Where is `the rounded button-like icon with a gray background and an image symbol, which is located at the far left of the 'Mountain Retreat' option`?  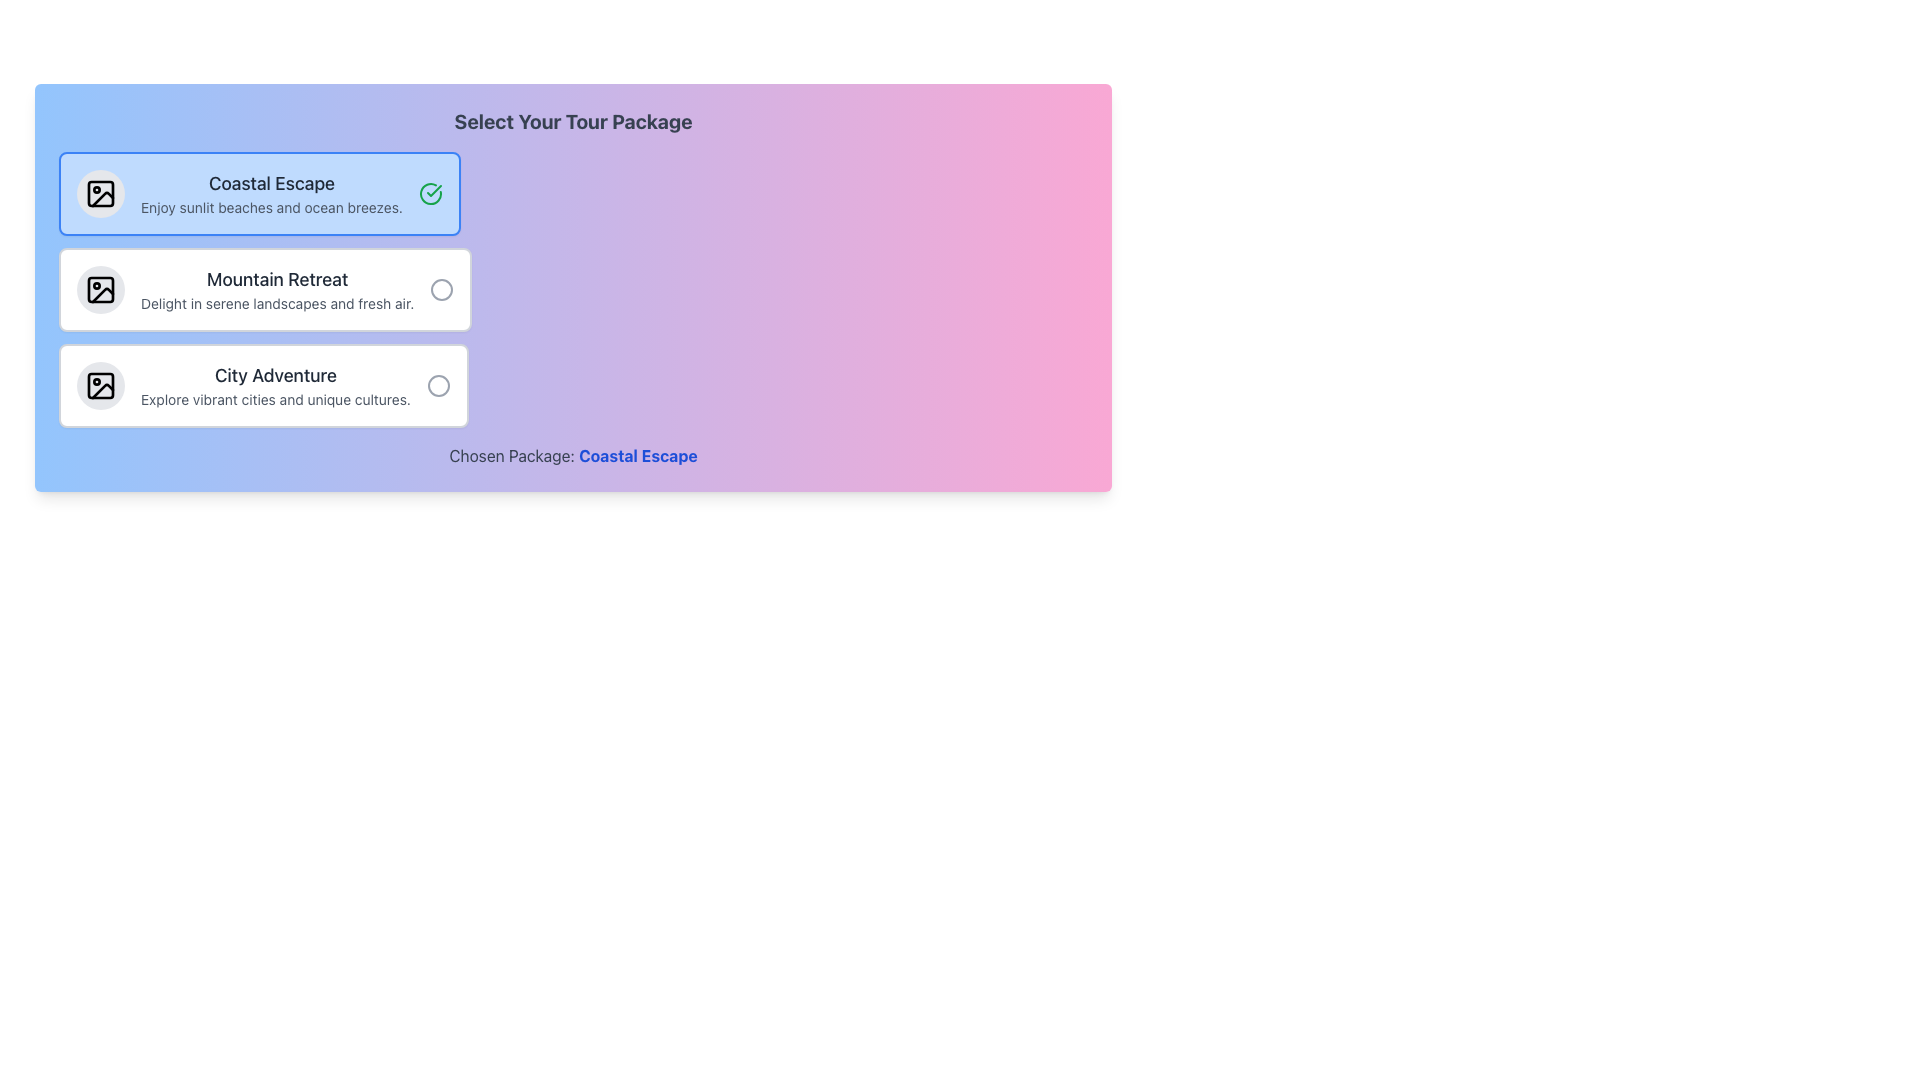 the rounded button-like icon with a gray background and an image symbol, which is located at the far left of the 'Mountain Retreat' option is located at coordinates (99, 289).